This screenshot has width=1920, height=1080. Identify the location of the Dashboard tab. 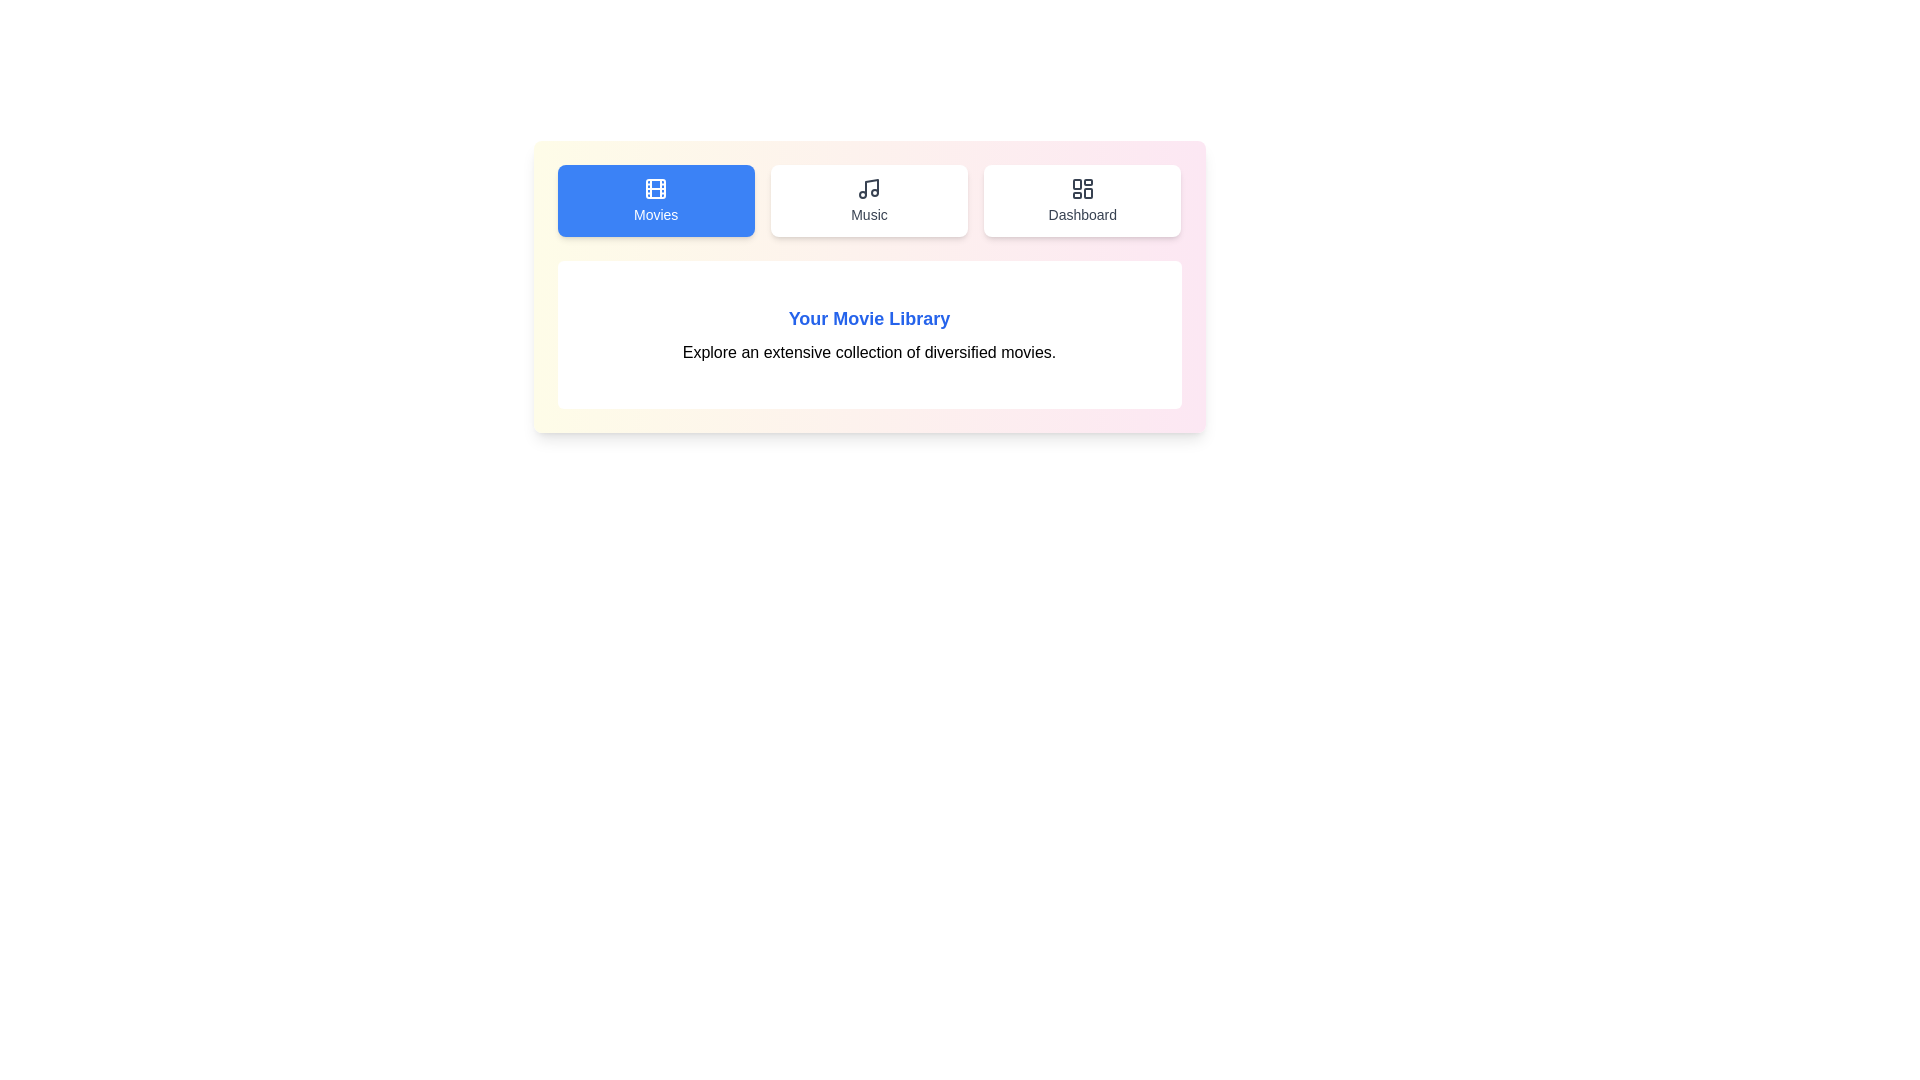
(1080, 200).